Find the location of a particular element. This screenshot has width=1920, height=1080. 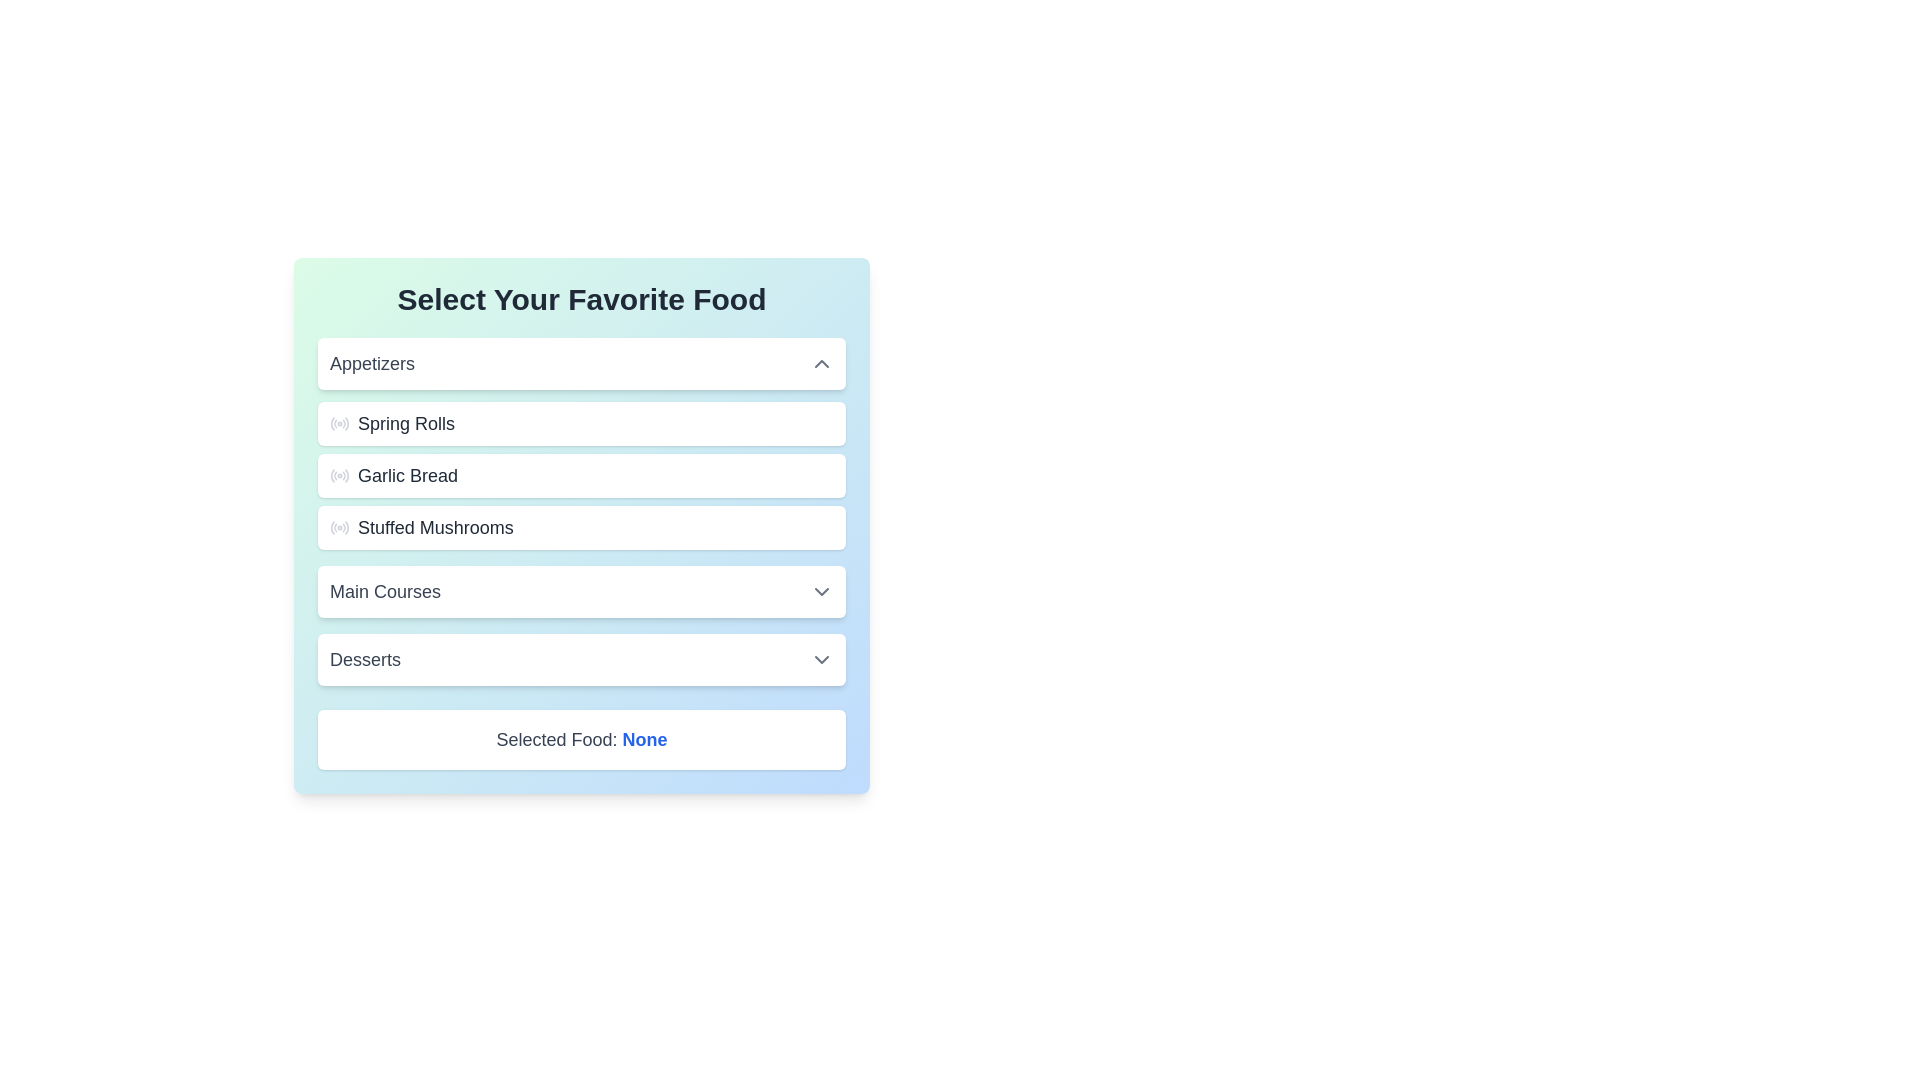

the static text element that displays 'None' and is styled in bold blue color, located within a white box below the label 'Selected Food:' is located at coordinates (645, 740).